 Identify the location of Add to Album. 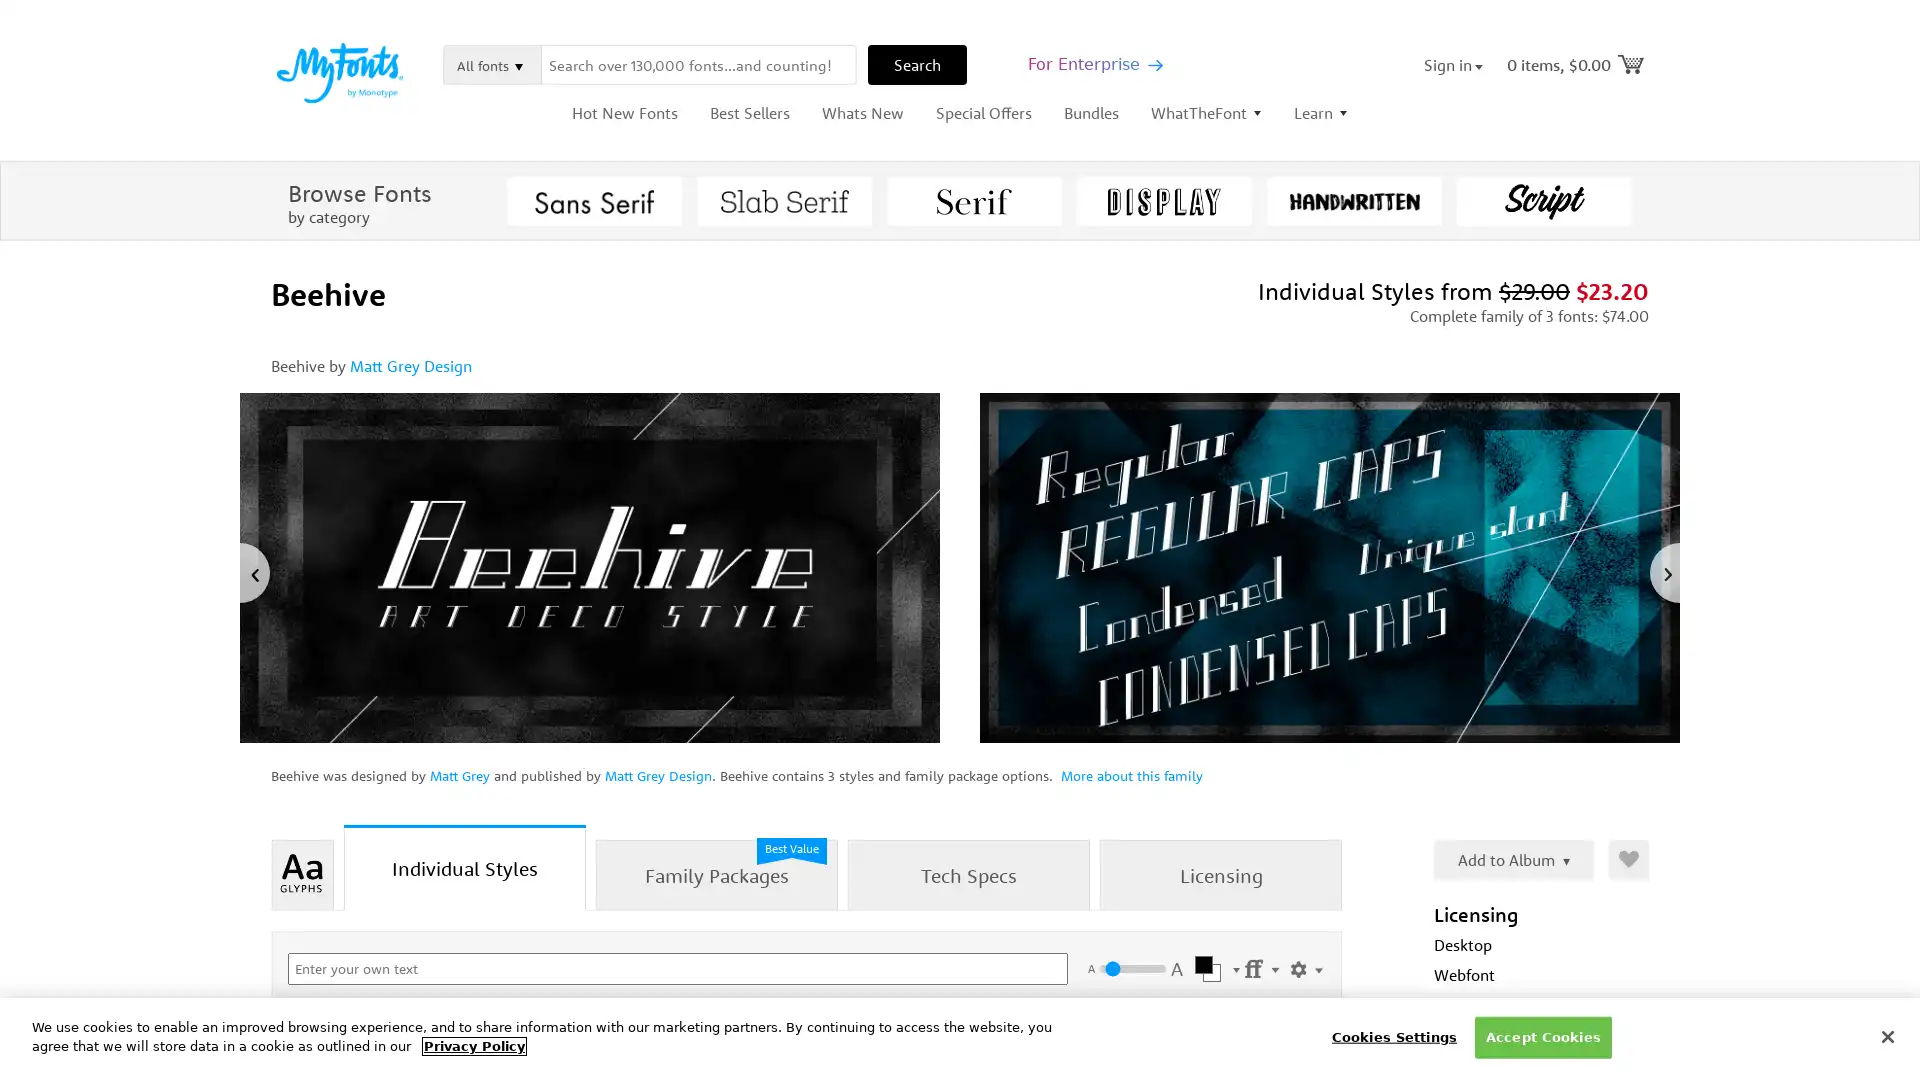
(1513, 859).